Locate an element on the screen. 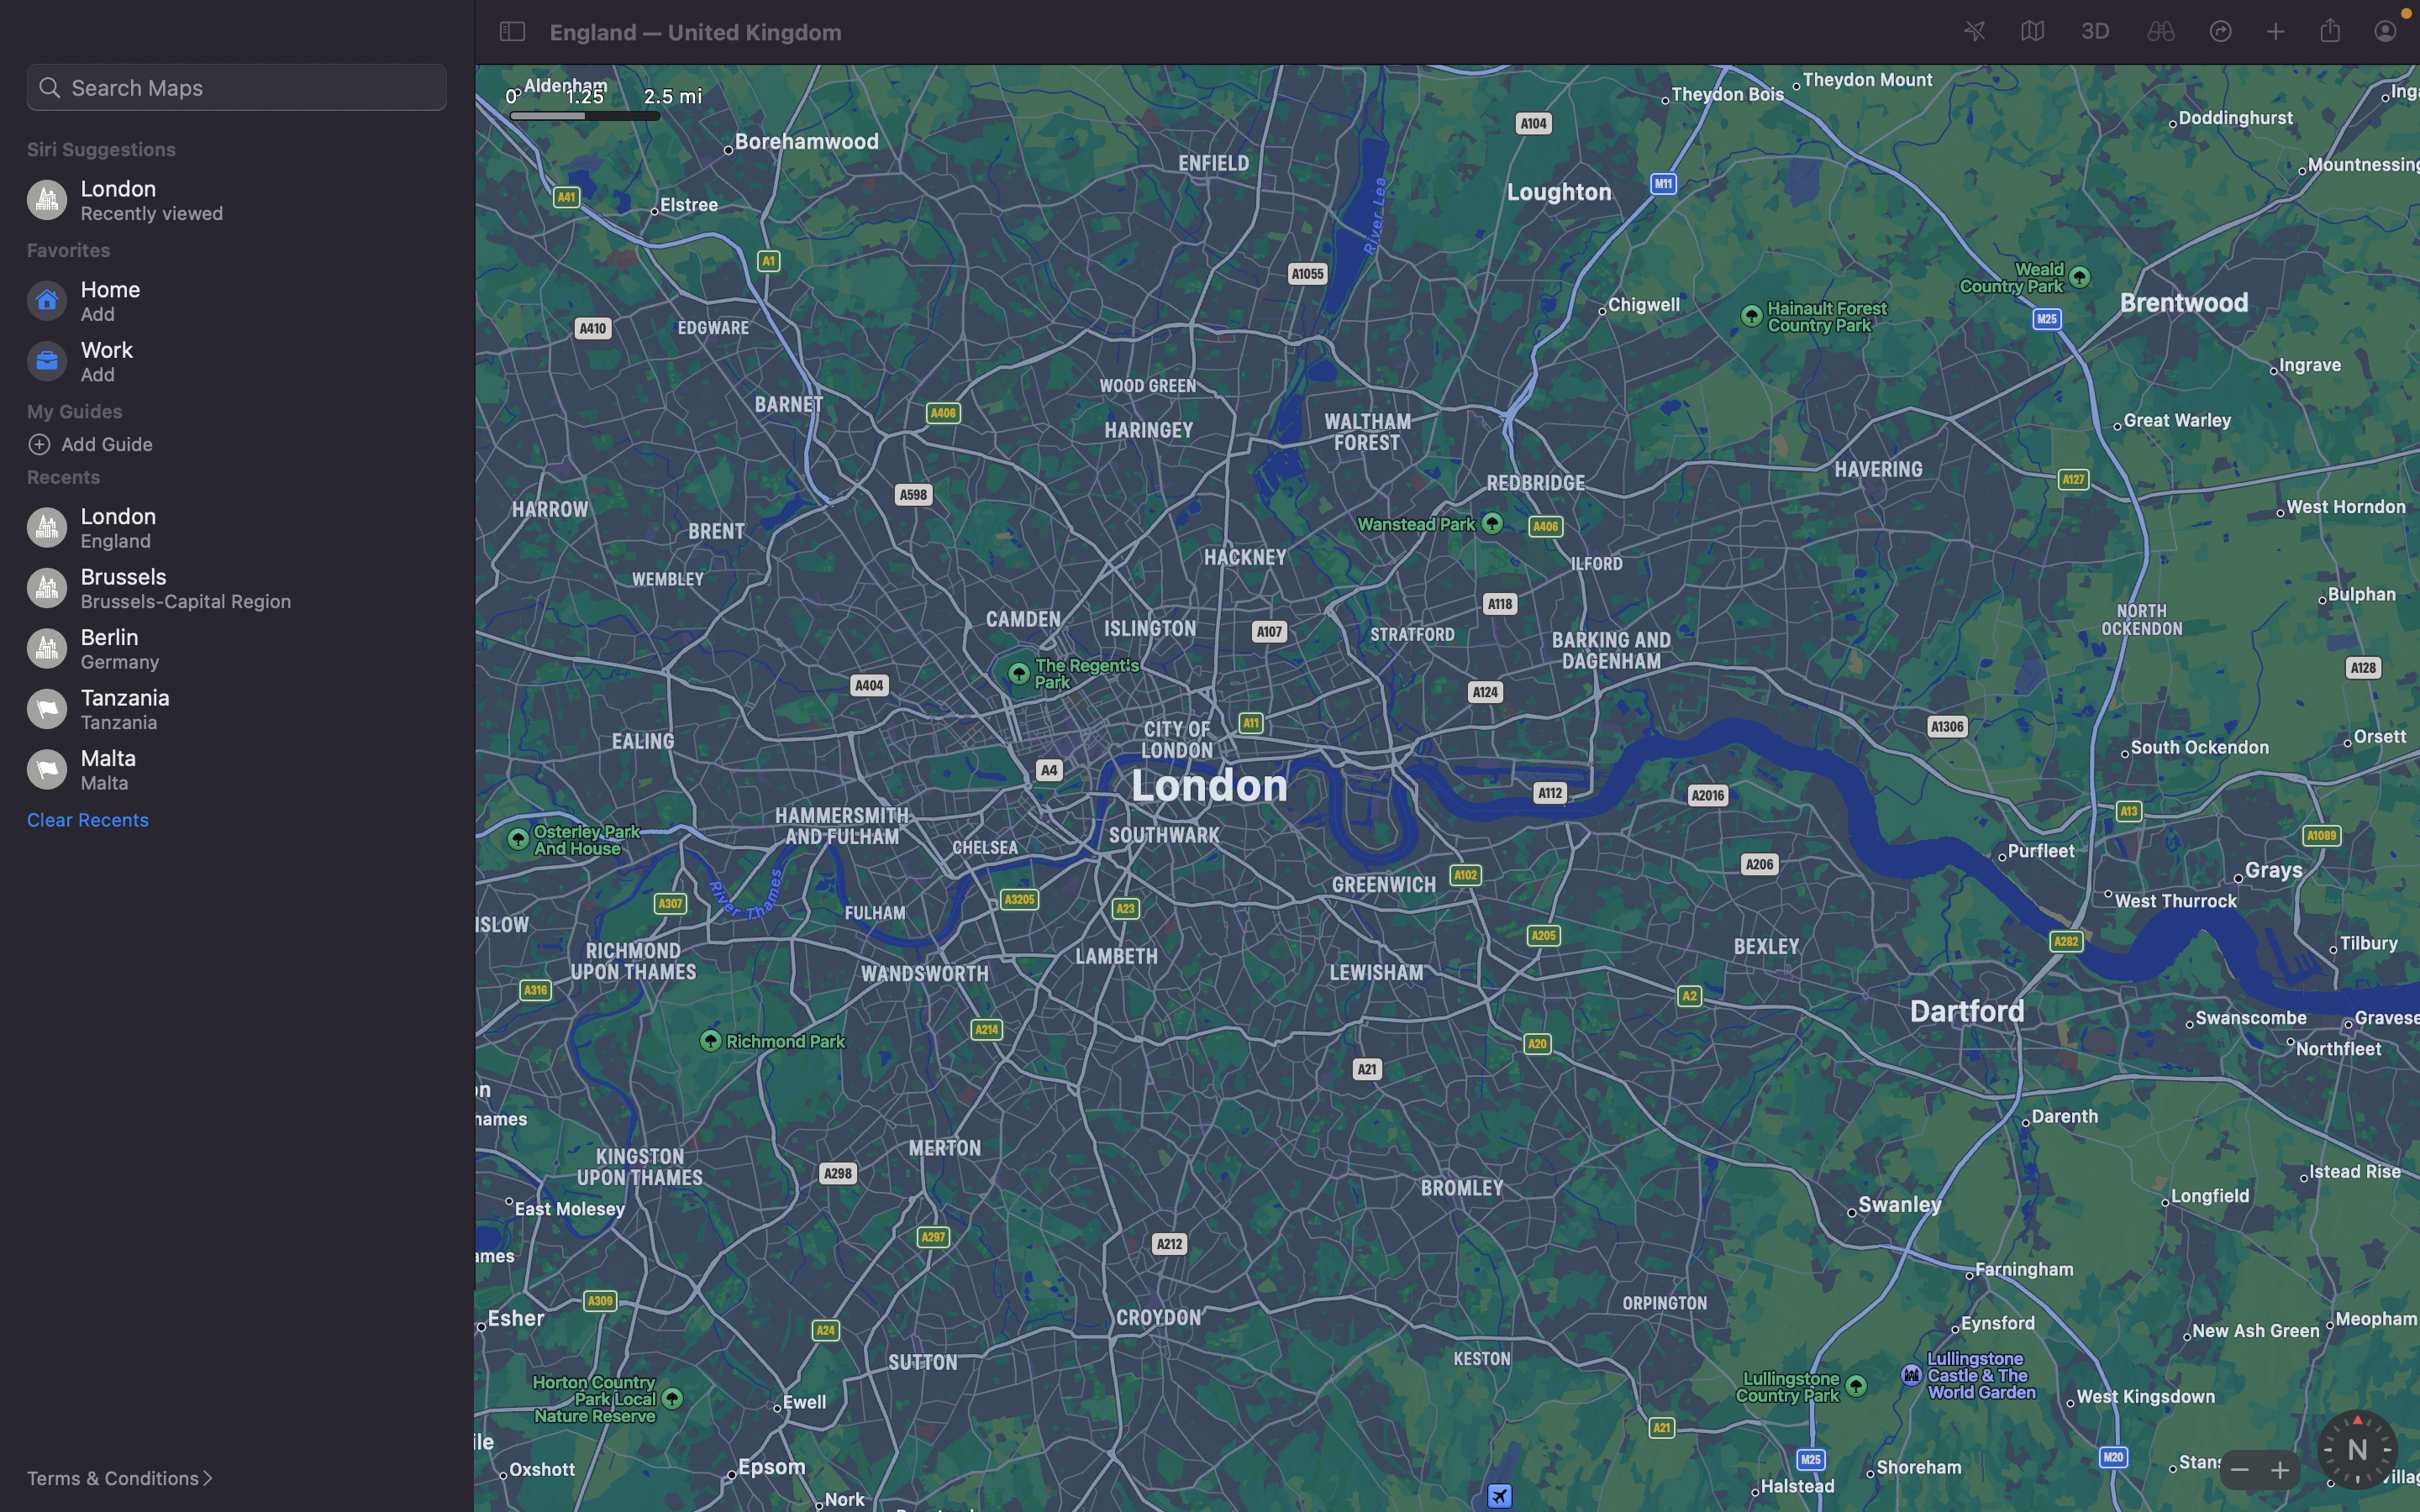 This screenshot has width=2420, height=1512. Input a new office address is located at coordinates (242, 362).